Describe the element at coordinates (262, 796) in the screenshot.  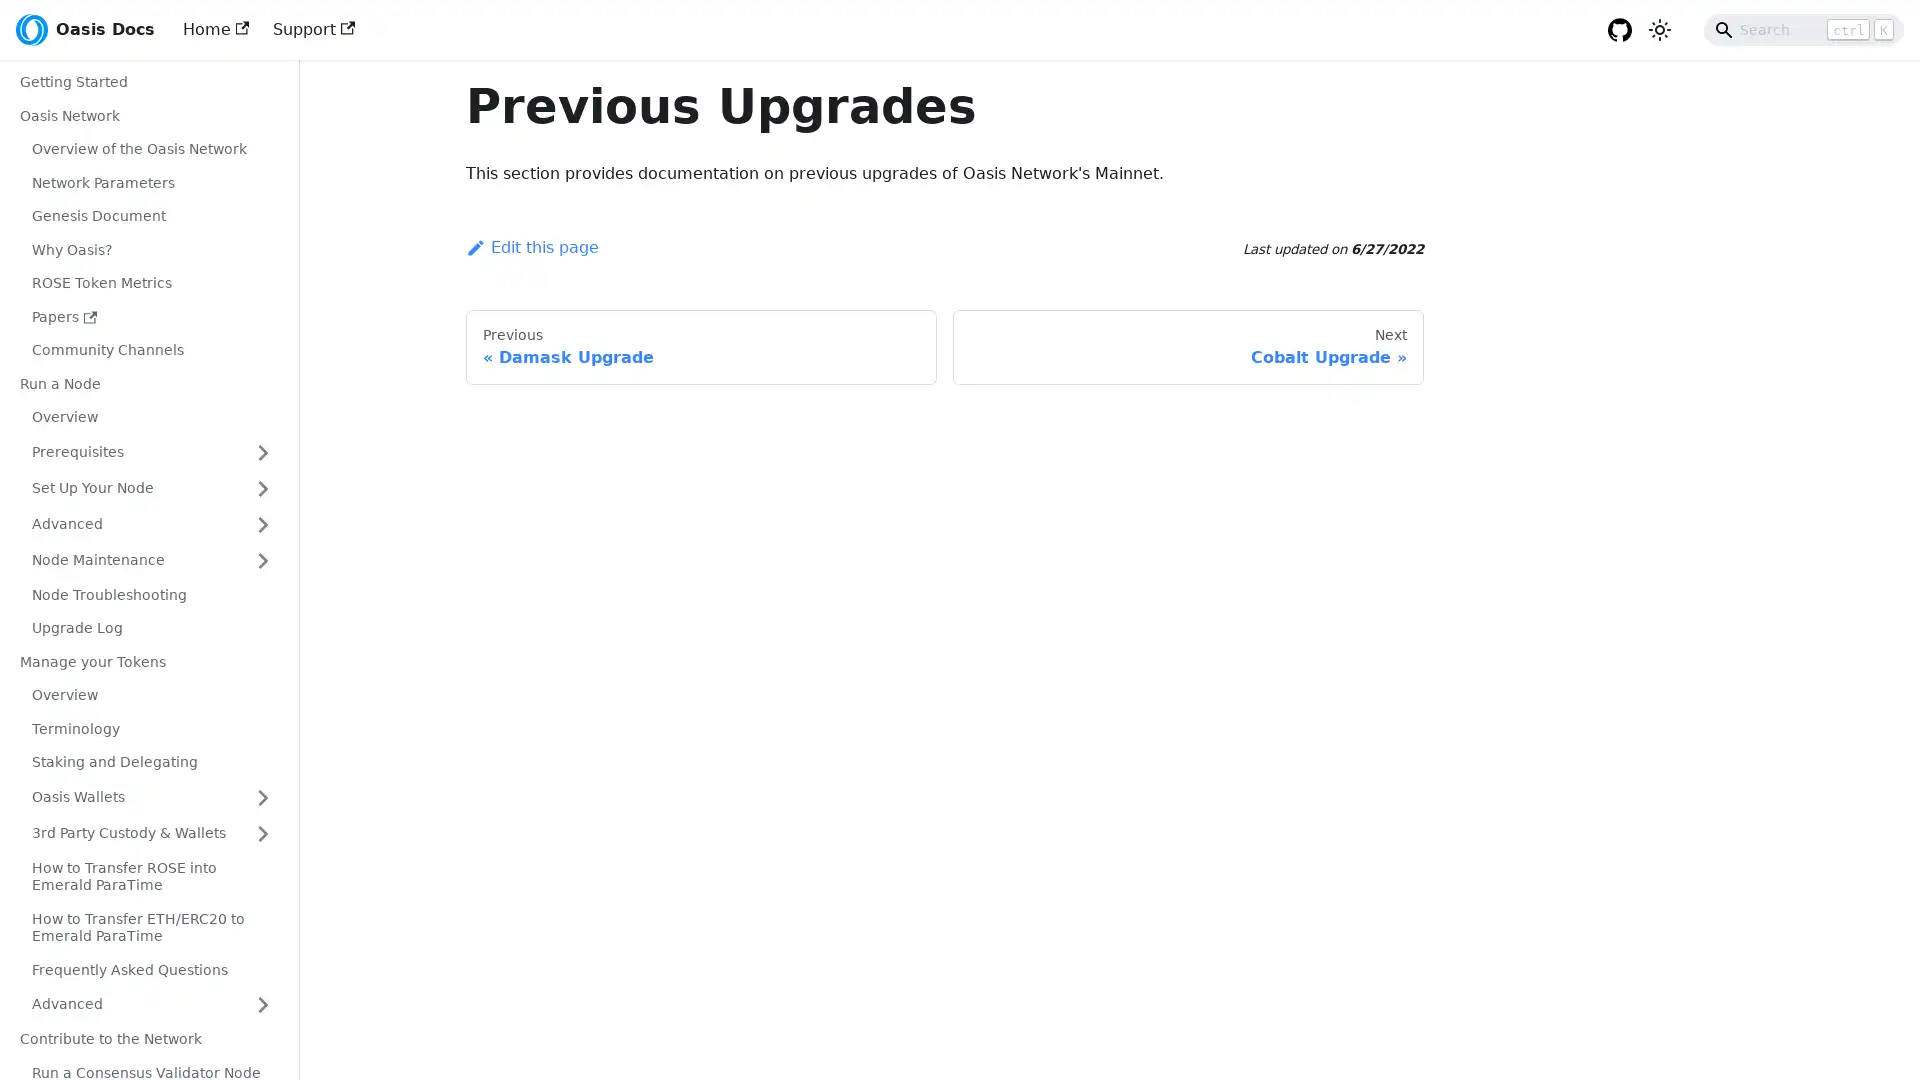
I see `Toggle the collapsible sidebar category 'Oasis Wallets'` at that location.